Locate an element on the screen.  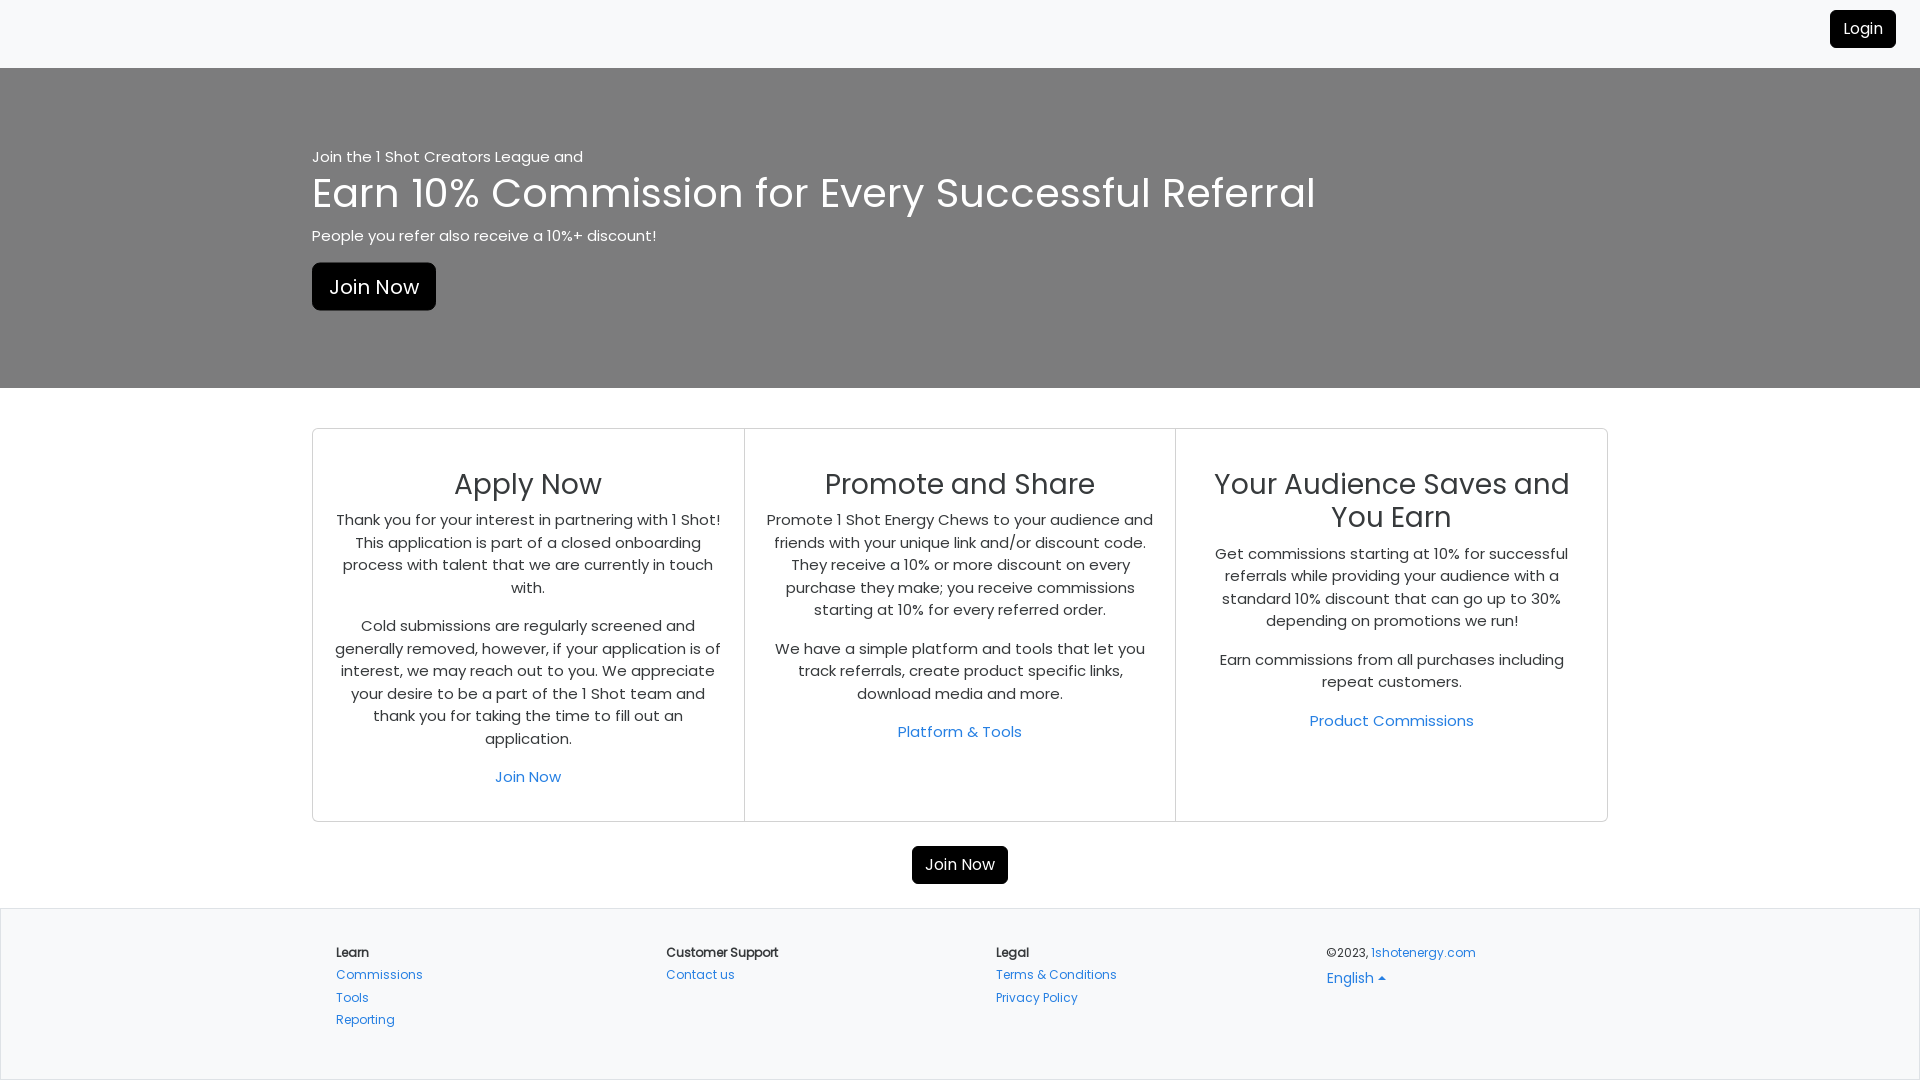
'Reporting' is located at coordinates (336, 974).